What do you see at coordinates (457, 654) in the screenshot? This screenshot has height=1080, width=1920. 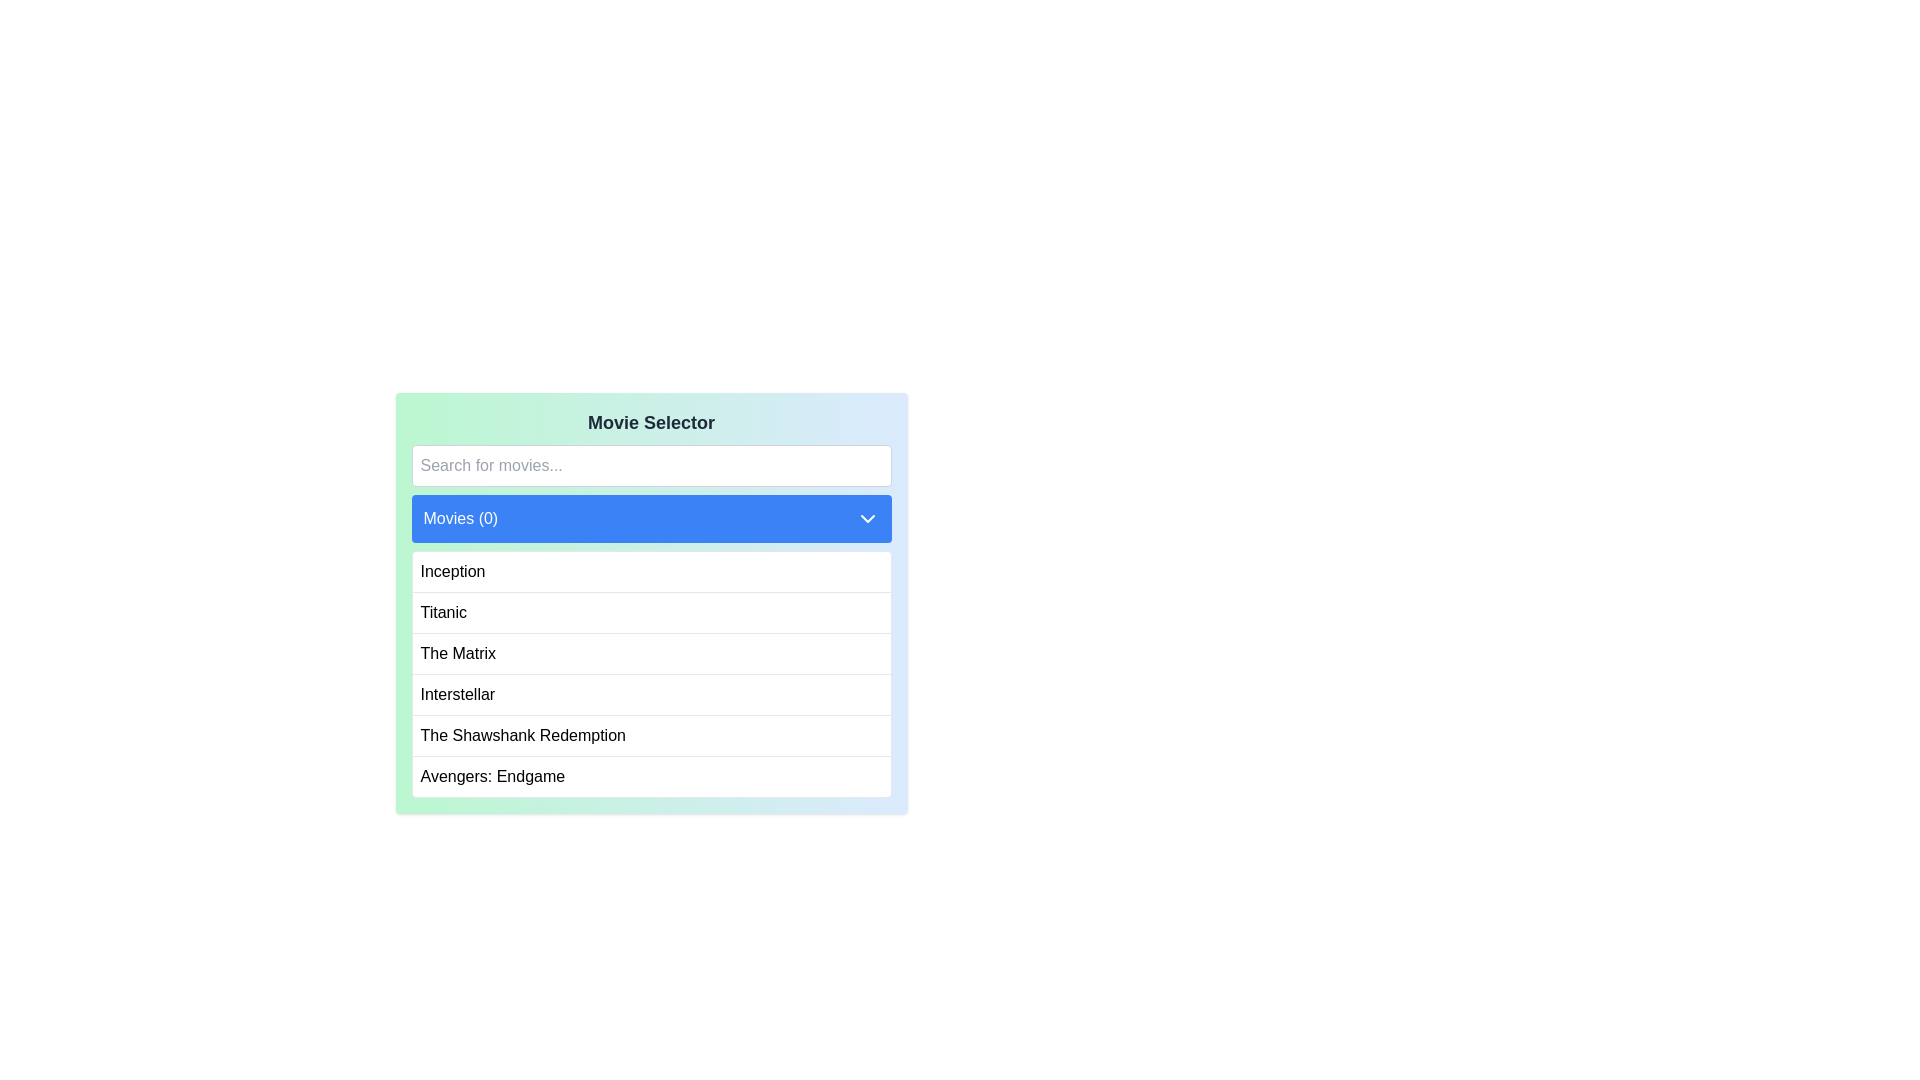 I see `the list item labeled 'The Matrix'` at bounding box center [457, 654].